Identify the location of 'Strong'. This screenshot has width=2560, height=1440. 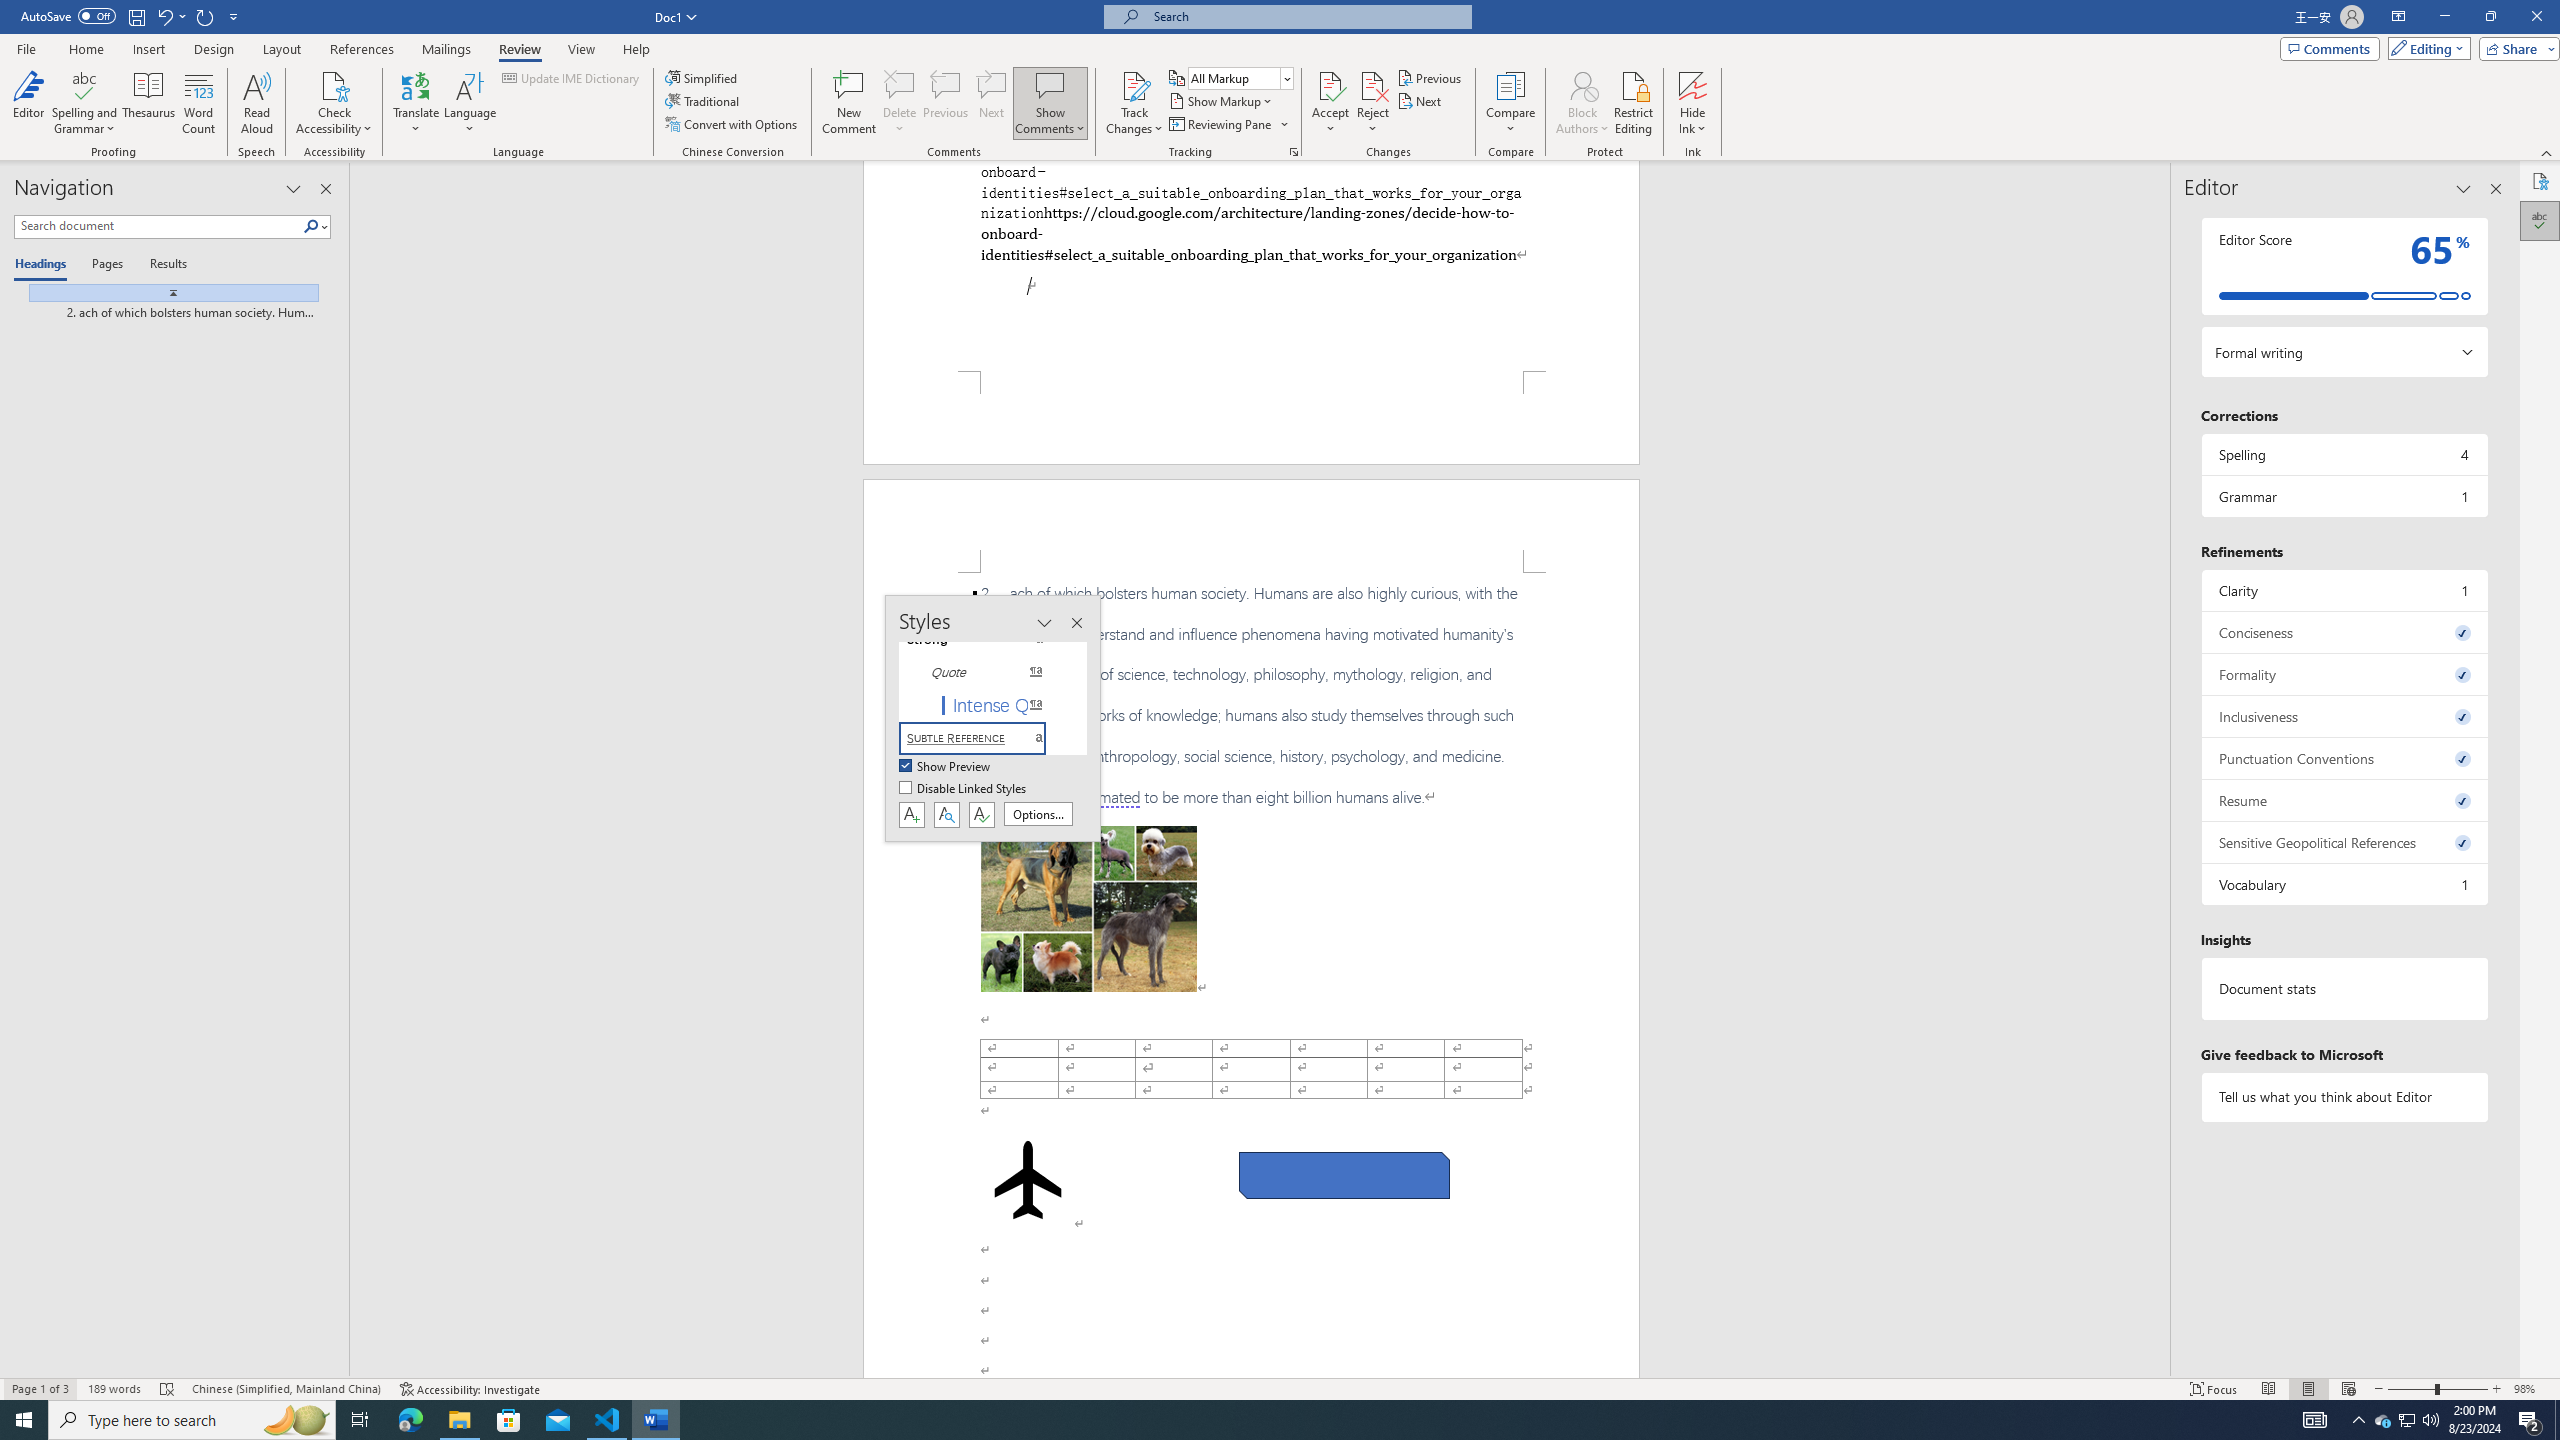
(983, 639).